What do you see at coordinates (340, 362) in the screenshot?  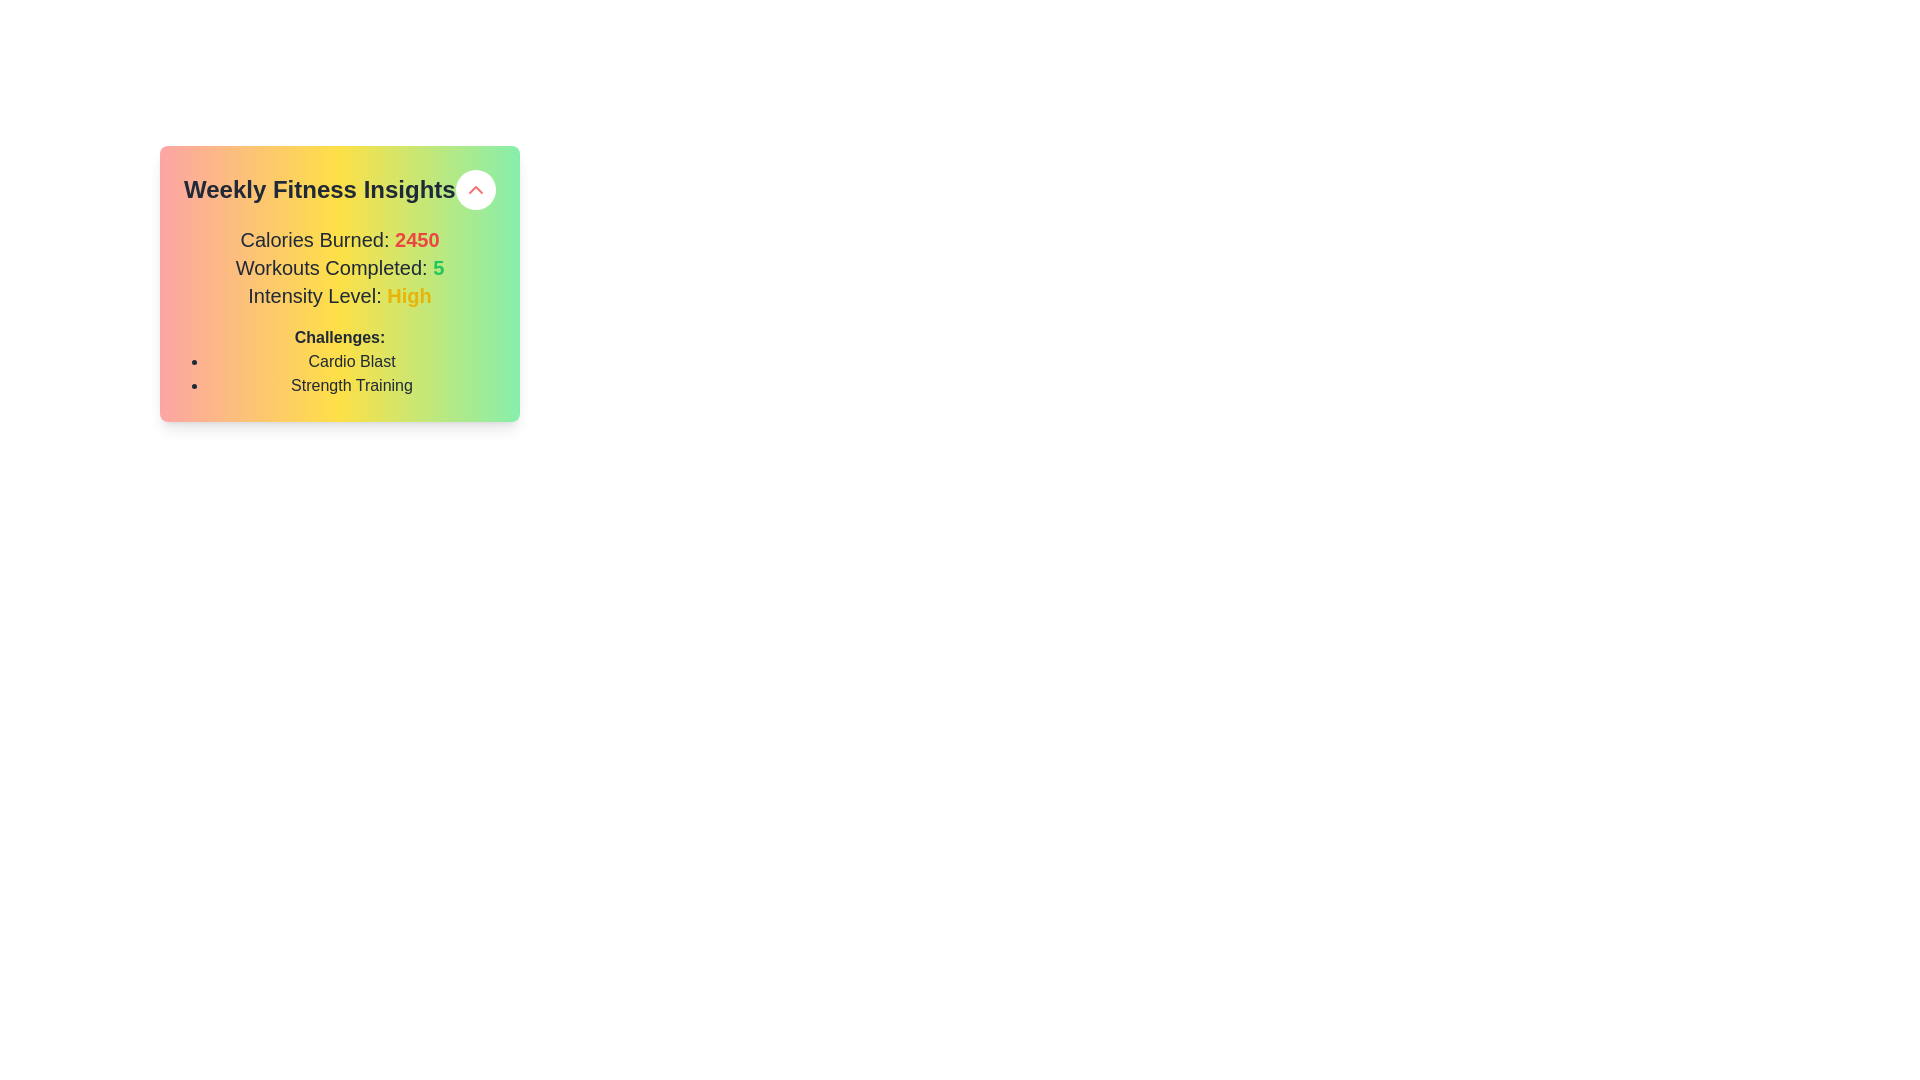 I see `text block labeled 'Challenges:' within the gradient-colored card titled 'Weekly Fitness Insights', which lists 'Cardio Blast' and 'Strength Training' as bullet points` at bounding box center [340, 362].